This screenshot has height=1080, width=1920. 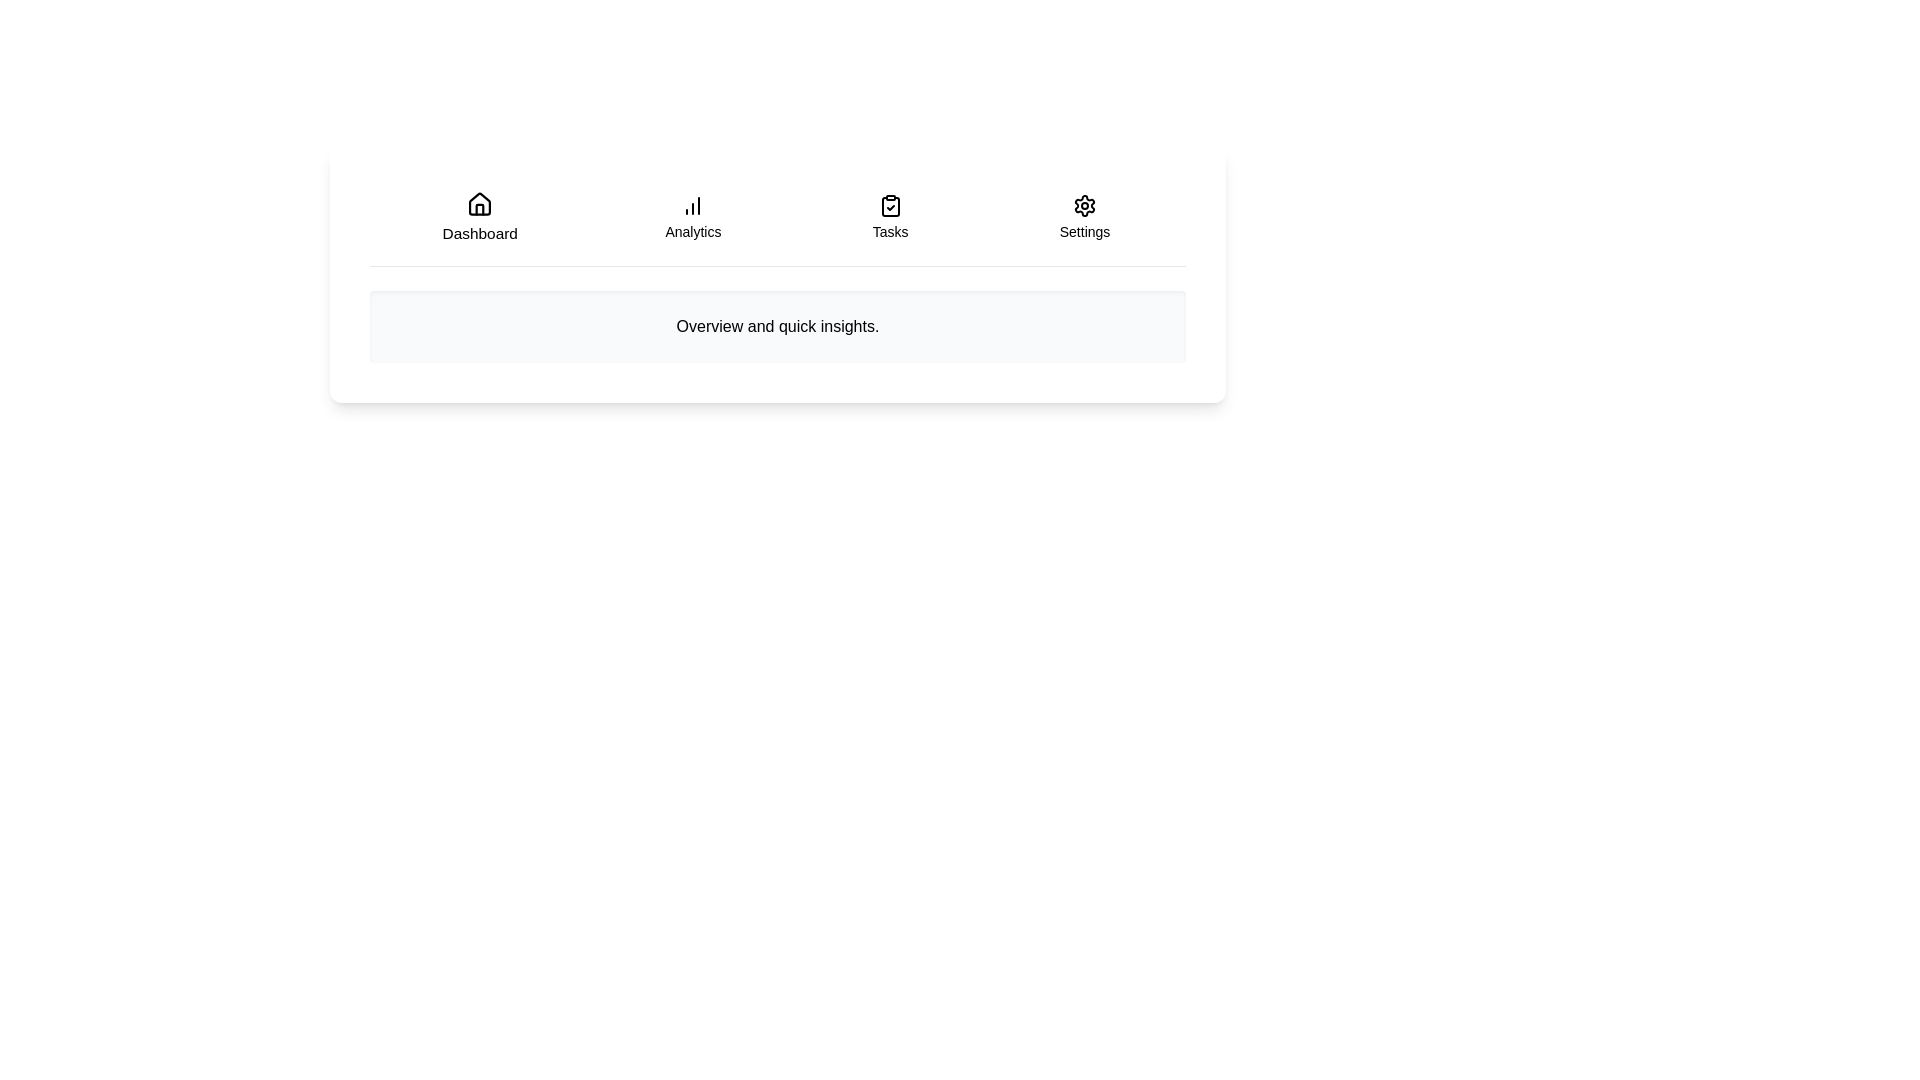 What do you see at coordinates (478, 204) in the screenshot?
I see `the stylized house icon located in the navigation bar above the 'Dashboard' label` at bounding box center [478, 204].